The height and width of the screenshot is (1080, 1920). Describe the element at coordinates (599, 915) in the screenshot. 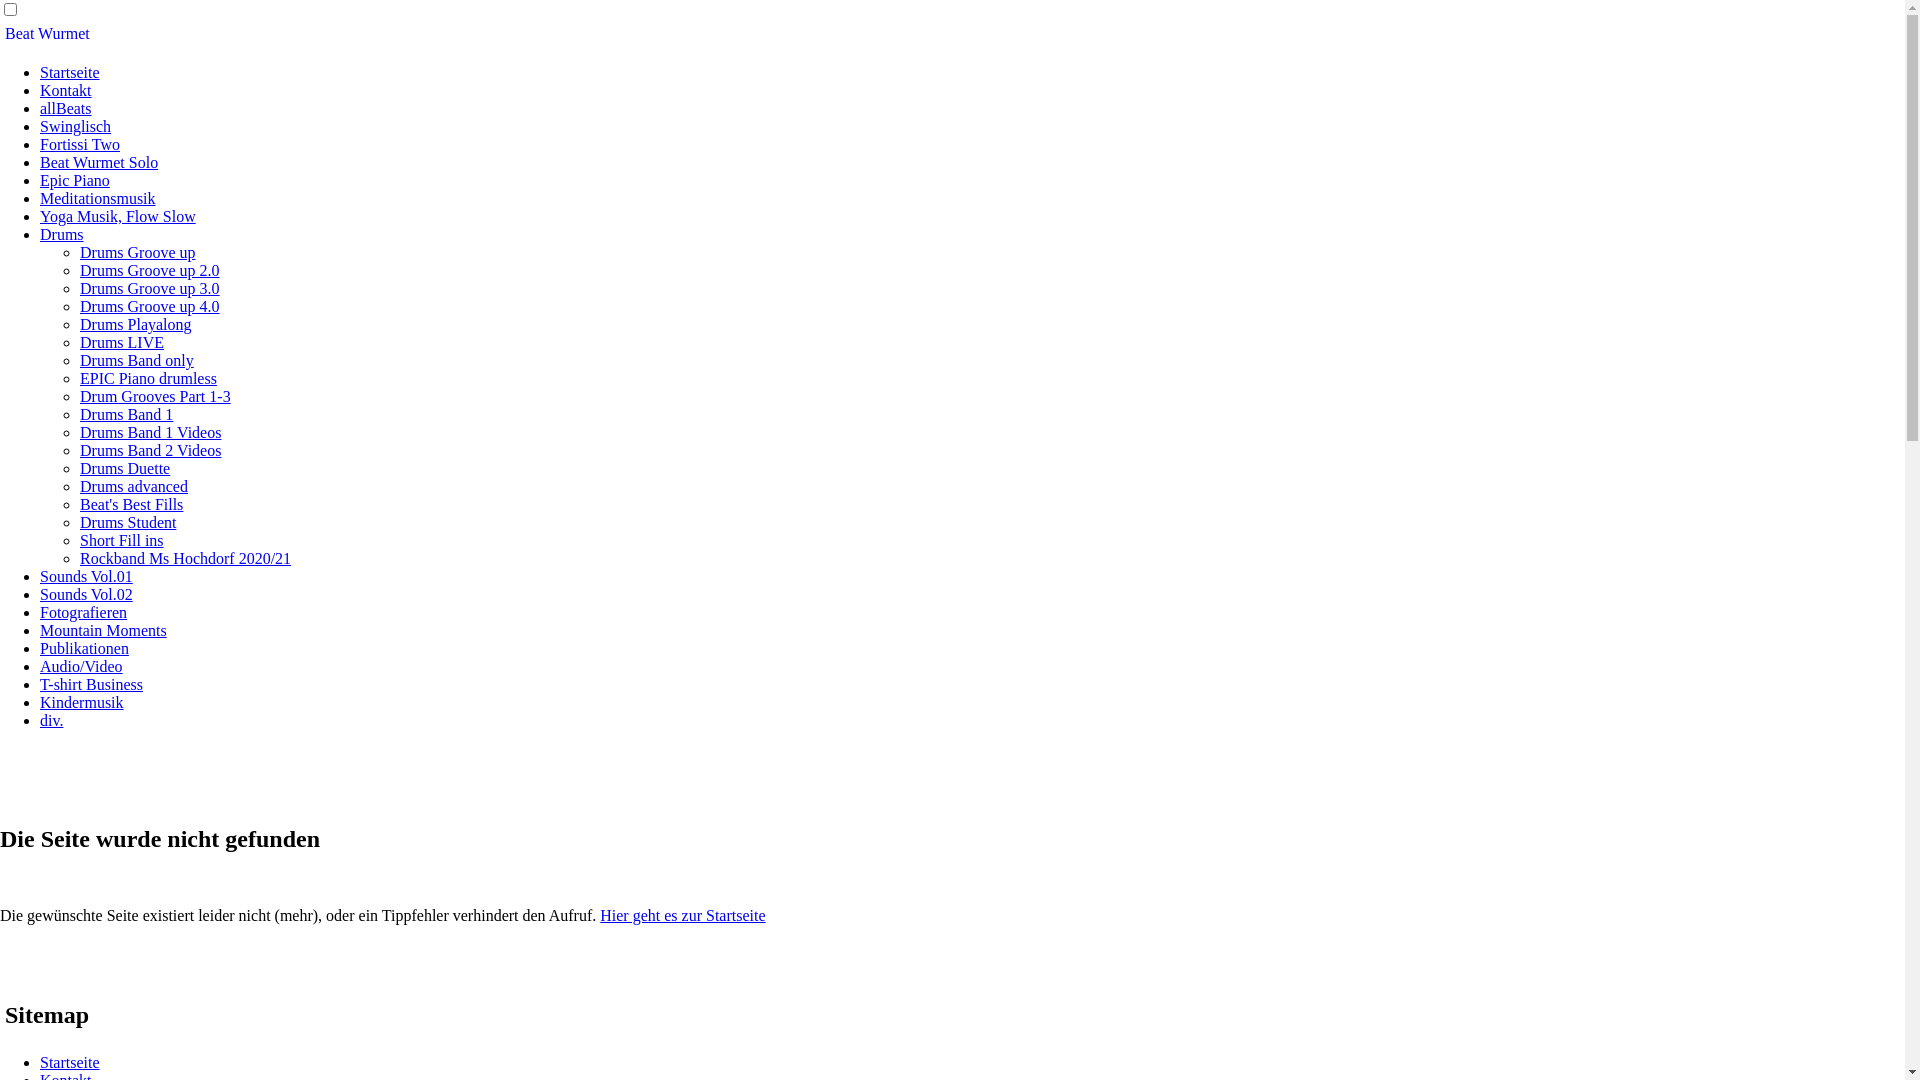

I see `'Hier geht es zur Startseite'` at that location.